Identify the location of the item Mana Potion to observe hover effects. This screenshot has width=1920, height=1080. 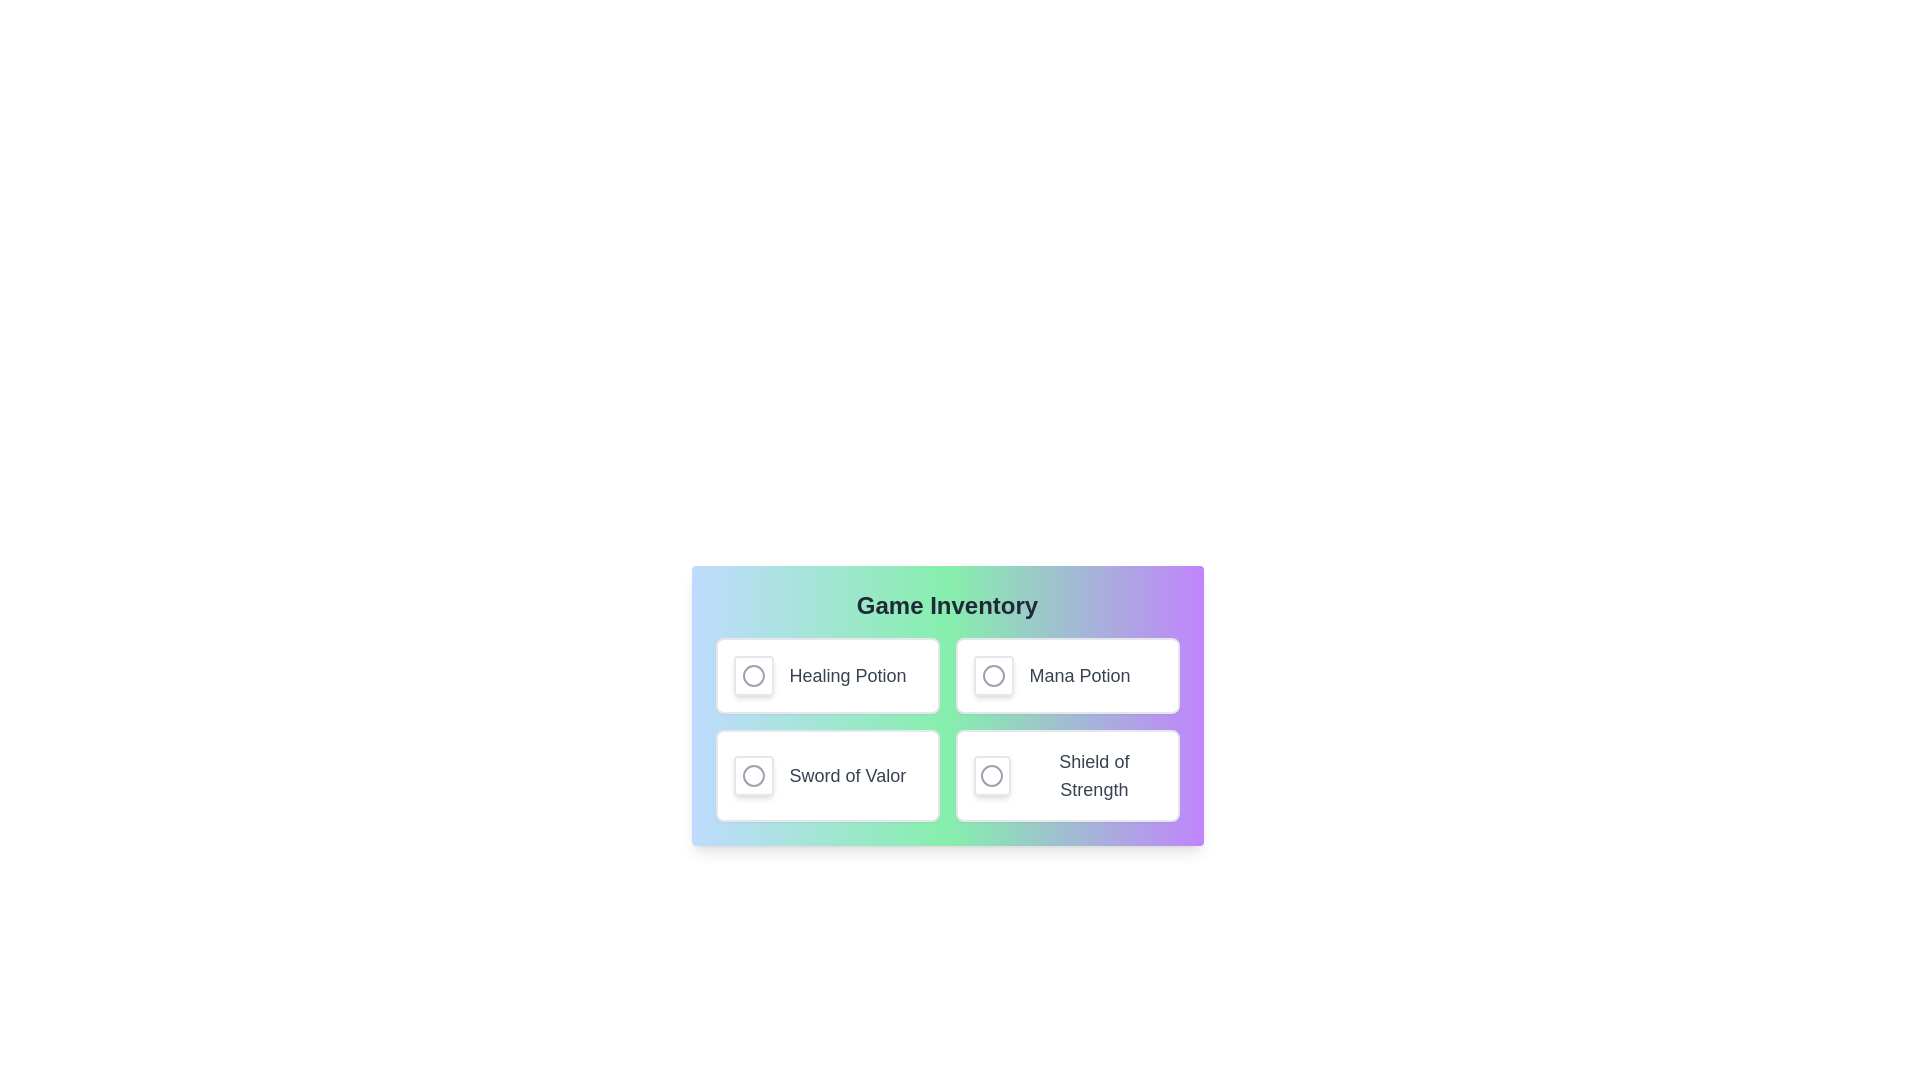
(1066, 675).